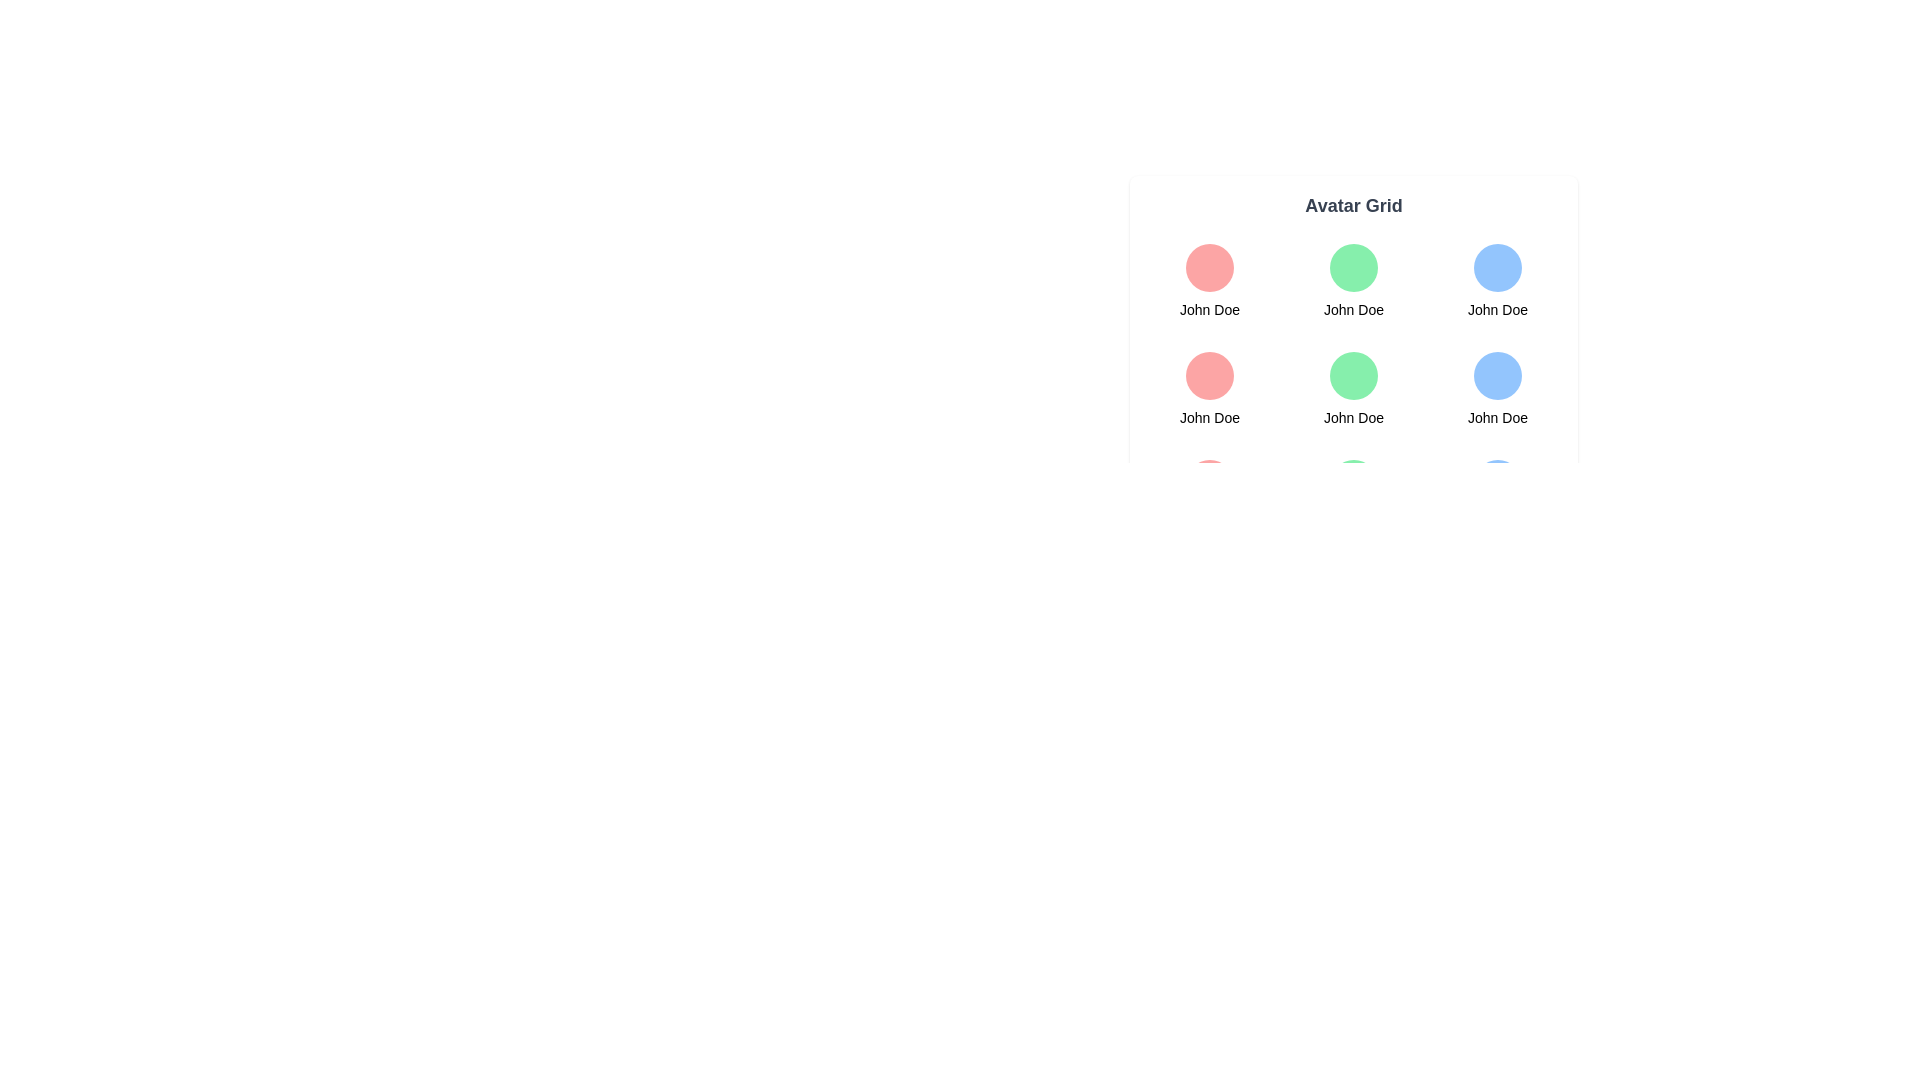 The width and height of the screenshot is (1920, 1080). What do you see at coordinates (1353, 367) in the screenshot?
I see `the highlighted green-colored circular avatar labeled 'John Doe'` at bounding box center [1353, 367].